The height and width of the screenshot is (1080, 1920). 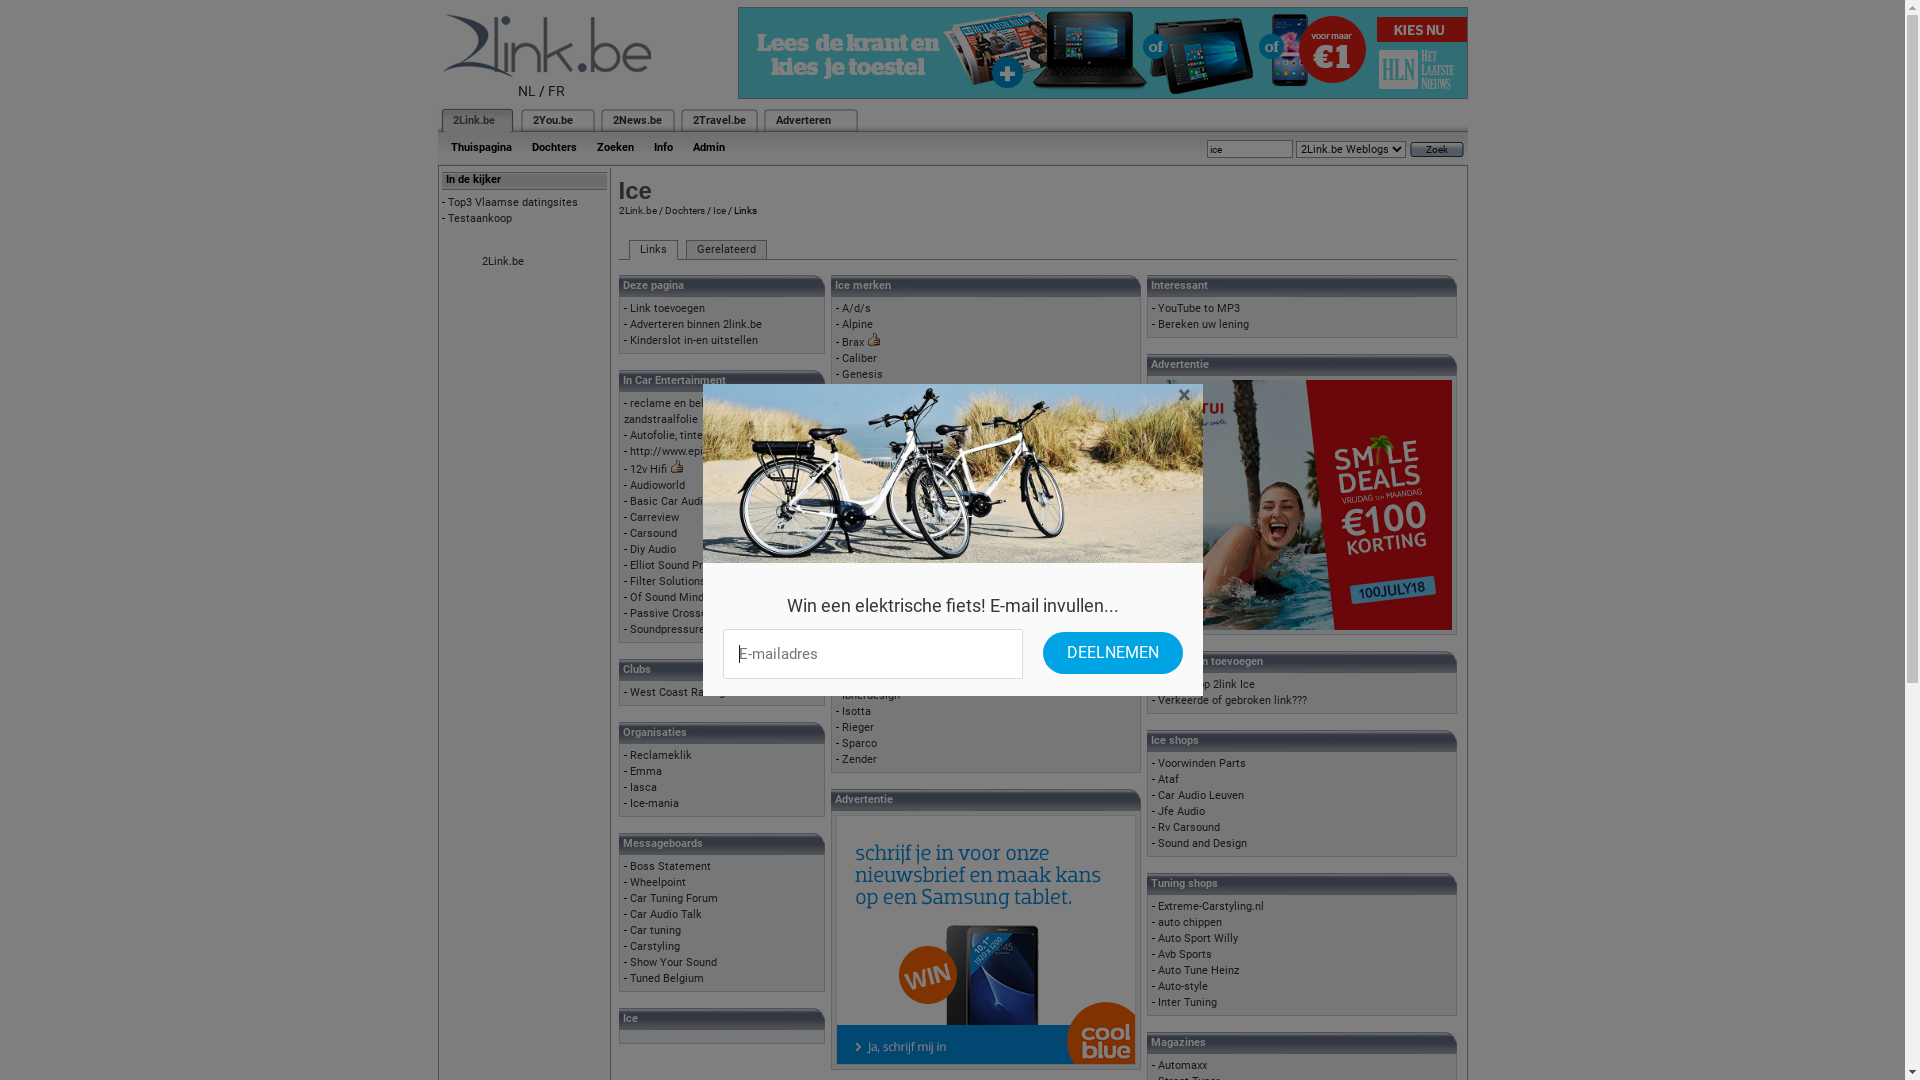 I want to click on 'Brax', so click(x=853, y=341).